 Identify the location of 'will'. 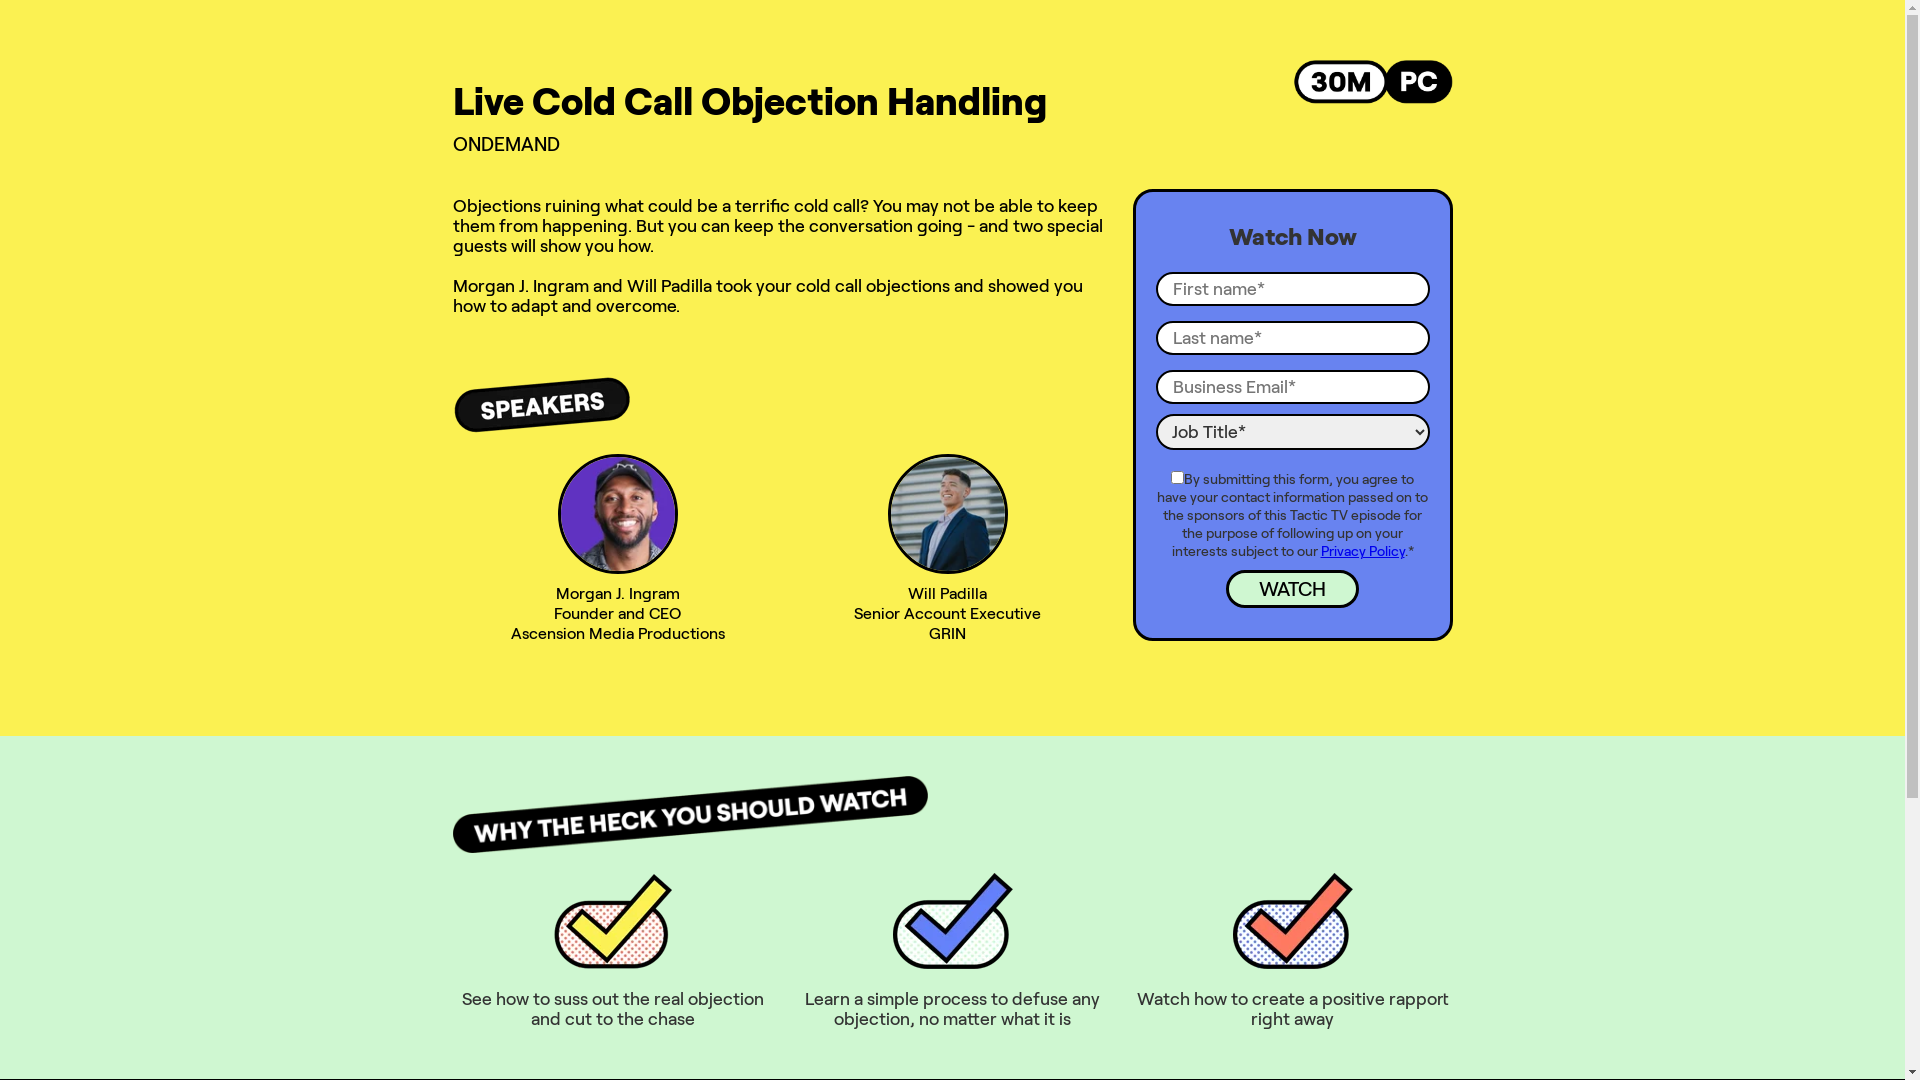
(887, 512).